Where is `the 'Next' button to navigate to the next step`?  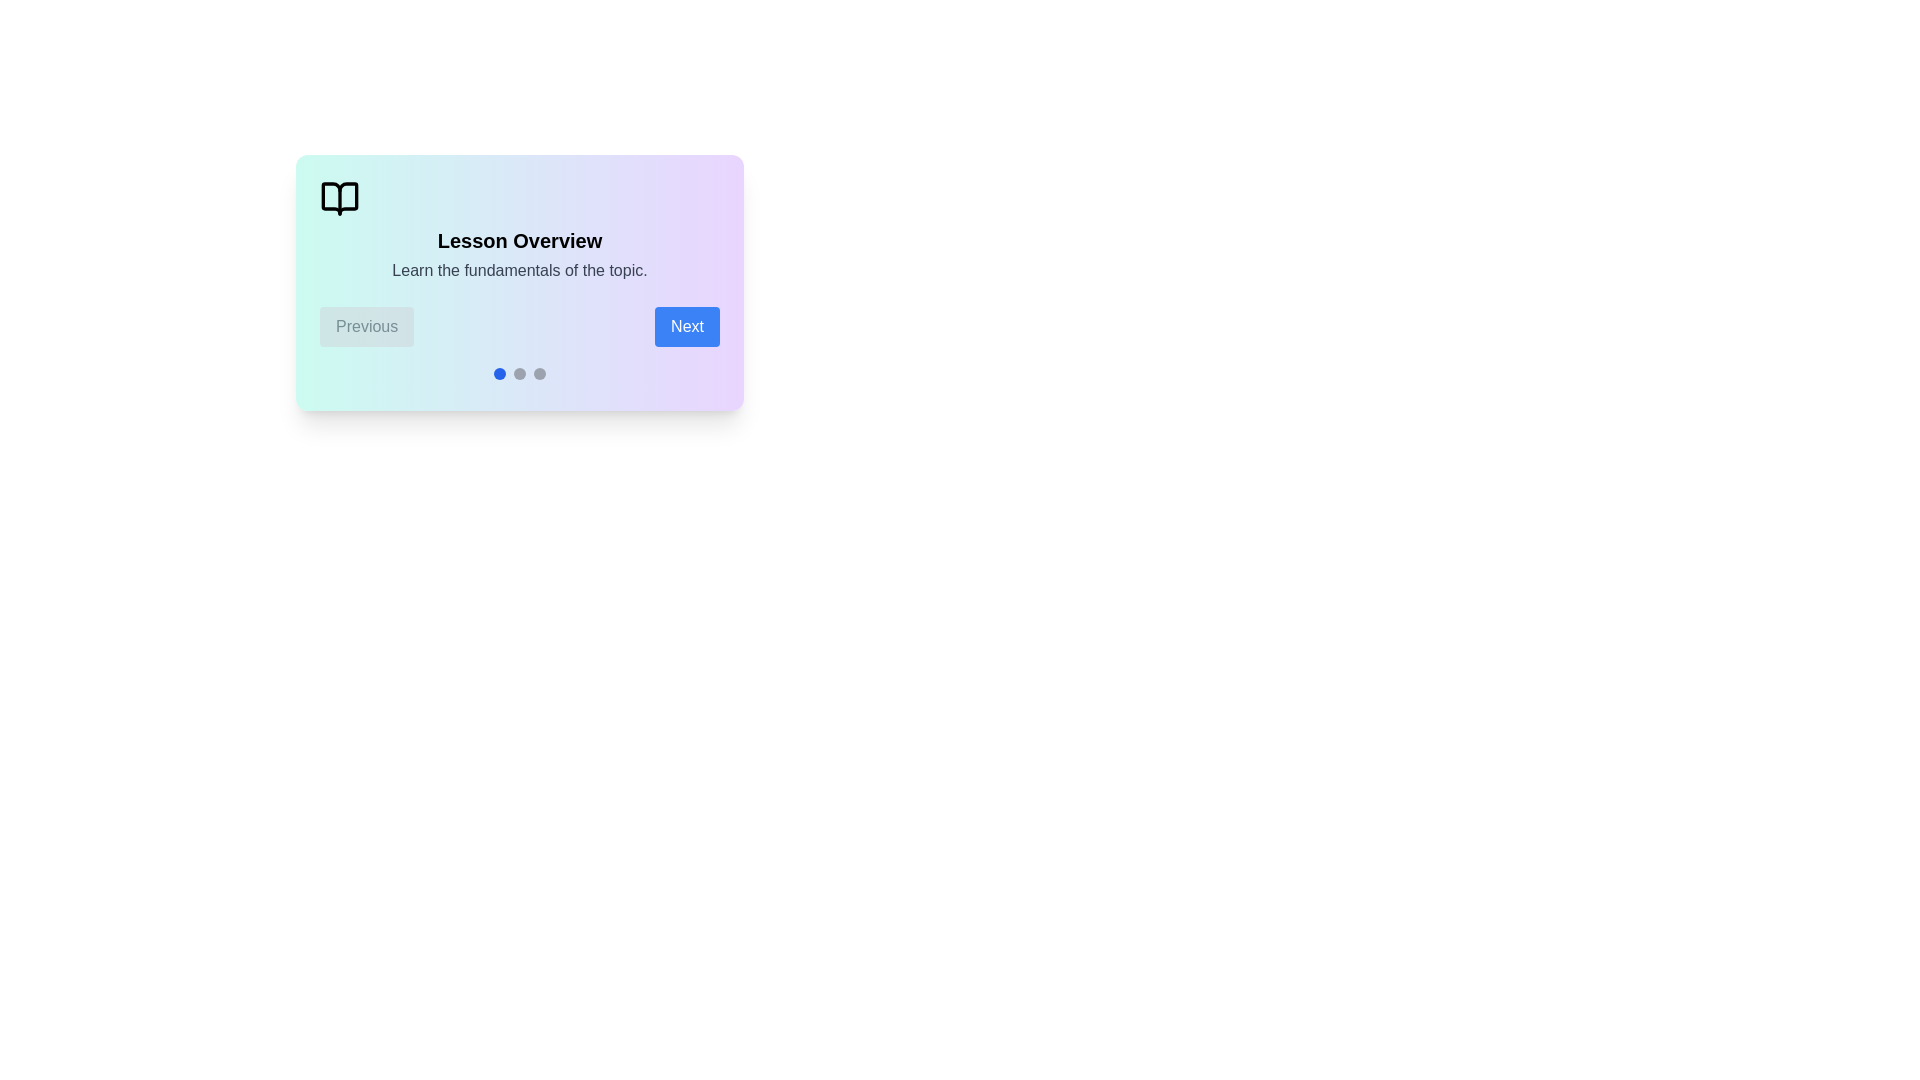
the 'Next' button to navigate to the next step is located at coordinates (687, 326).